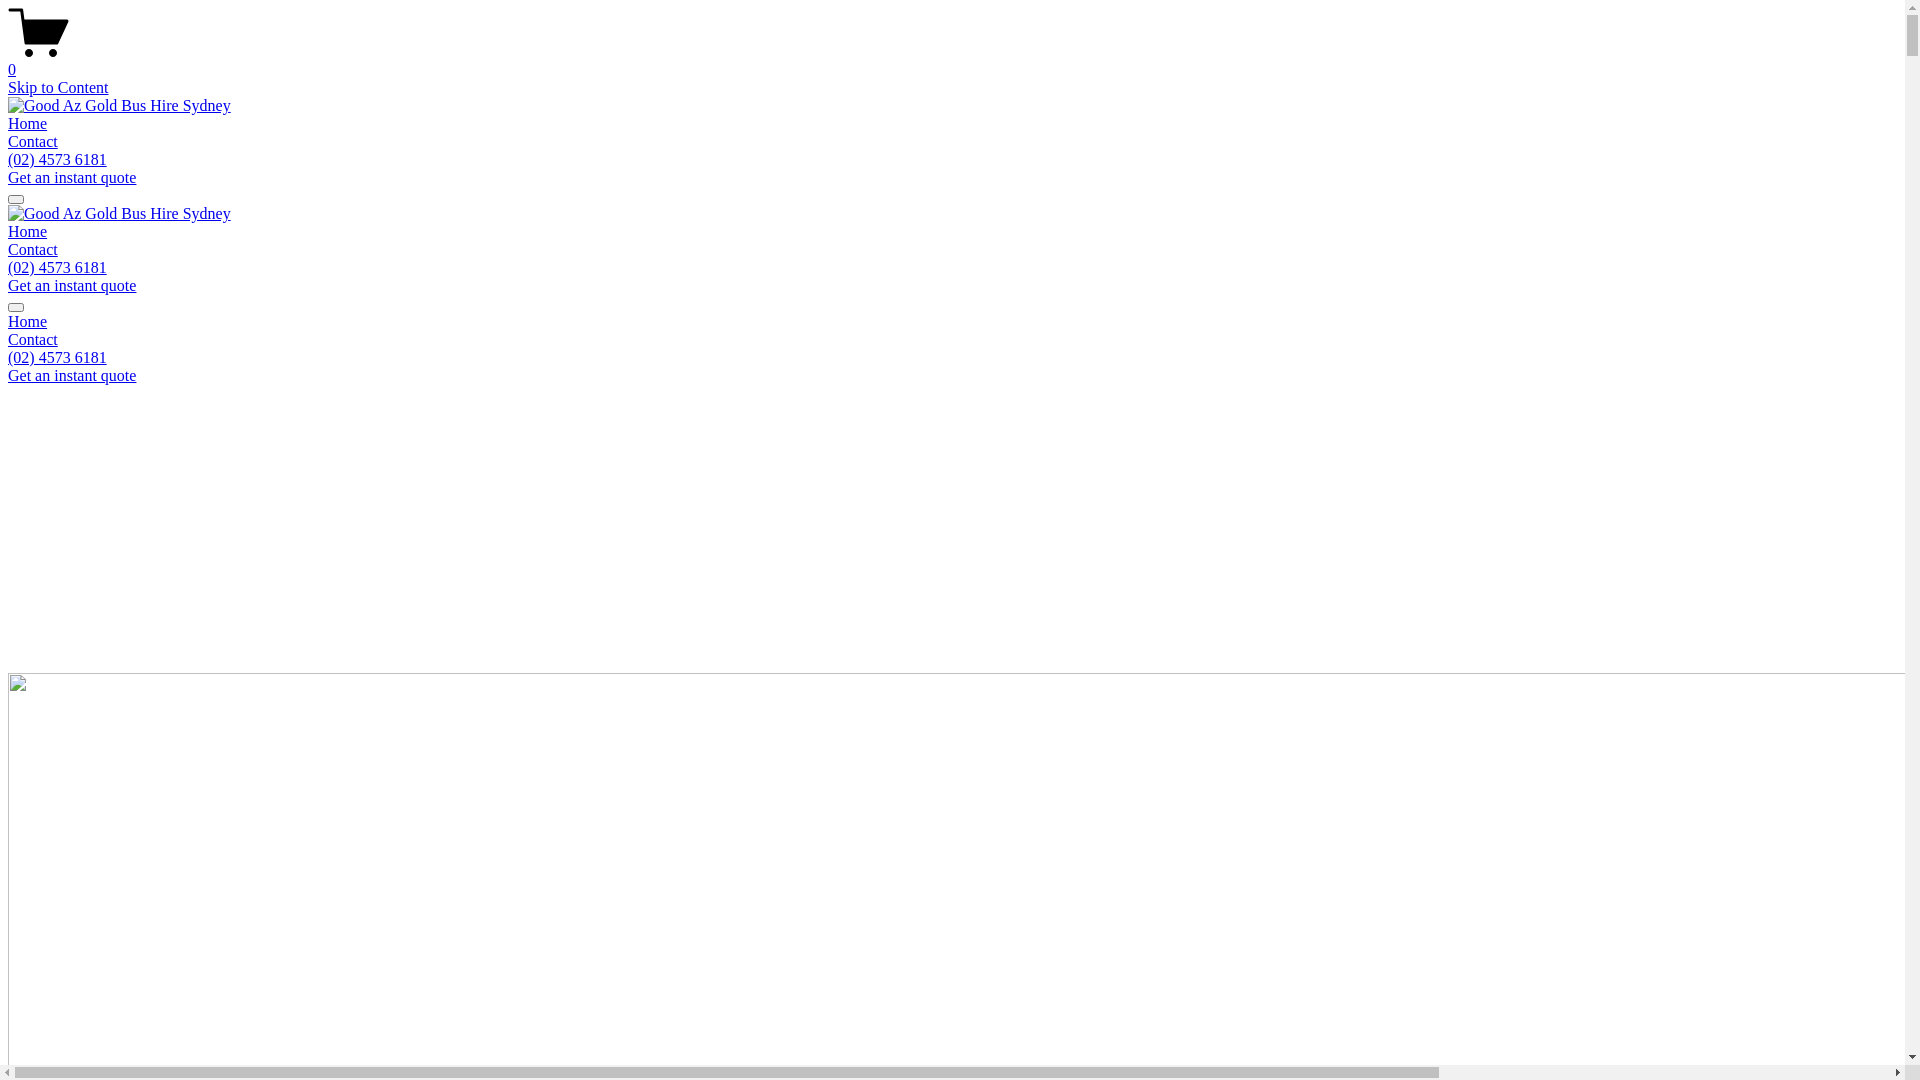  I want to click on '(02) 4573 6181', so click(8, 266).